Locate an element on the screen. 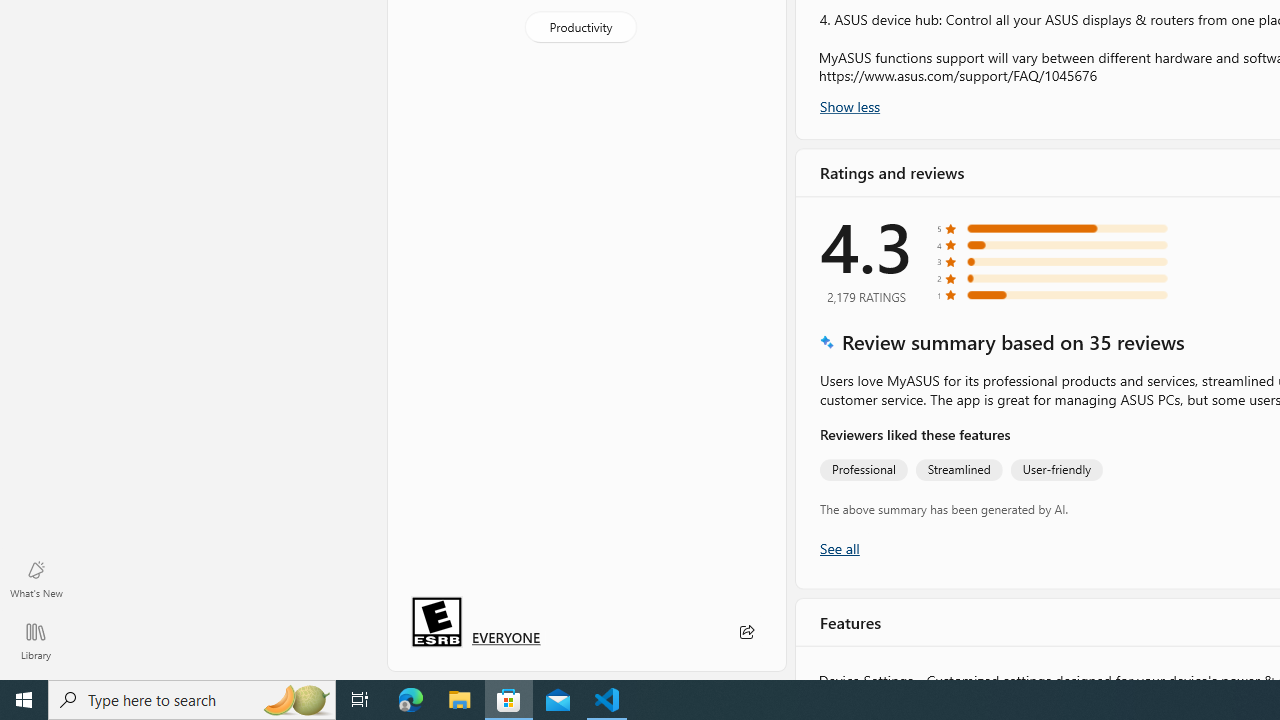 This screenshot has height=720, width=1280. 'Age rating: EVERYONE. Click for more information.' is located at coordinates (506, 637).